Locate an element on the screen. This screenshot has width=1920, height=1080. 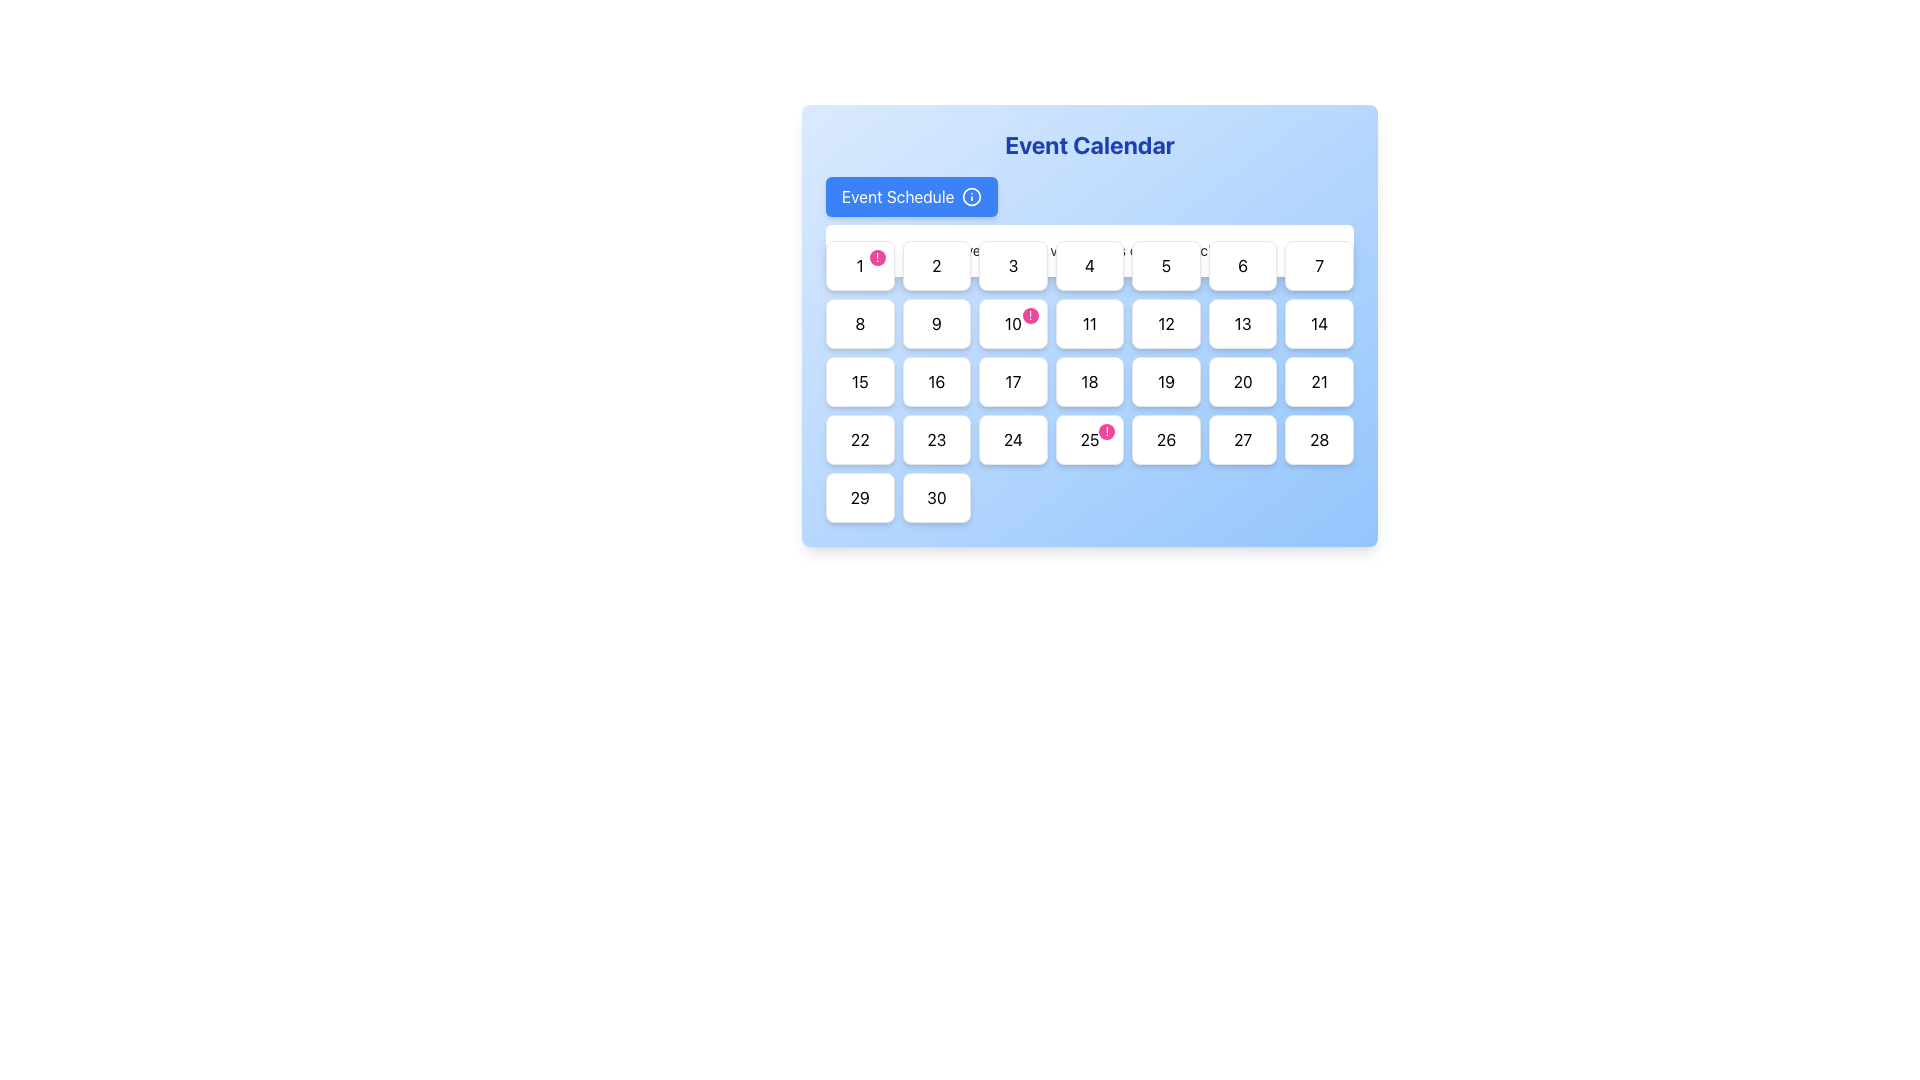
the button labeled '4' located in the first row and fourth column of a seven-column grid within a calendar UI is located at coordinates (1088, 265).